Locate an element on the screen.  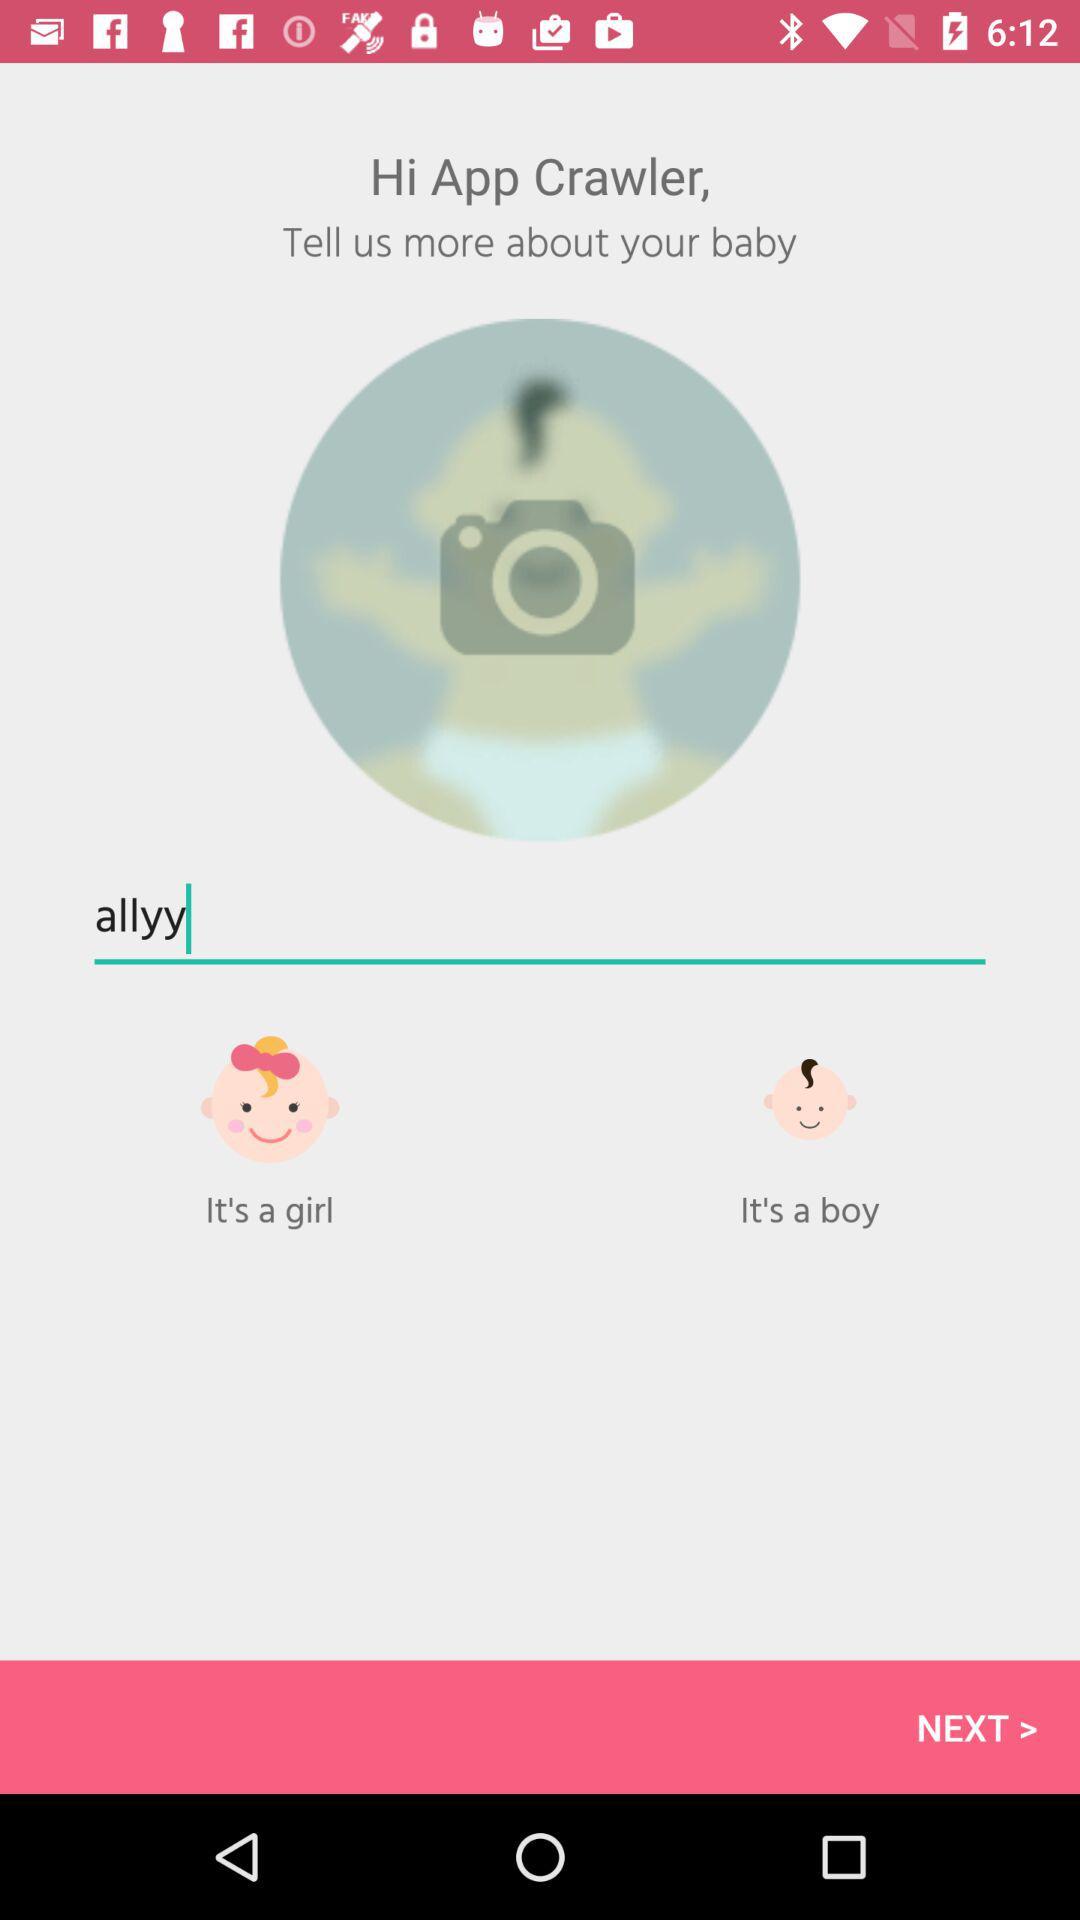
next > icon is located at coordinates (540, 1726).